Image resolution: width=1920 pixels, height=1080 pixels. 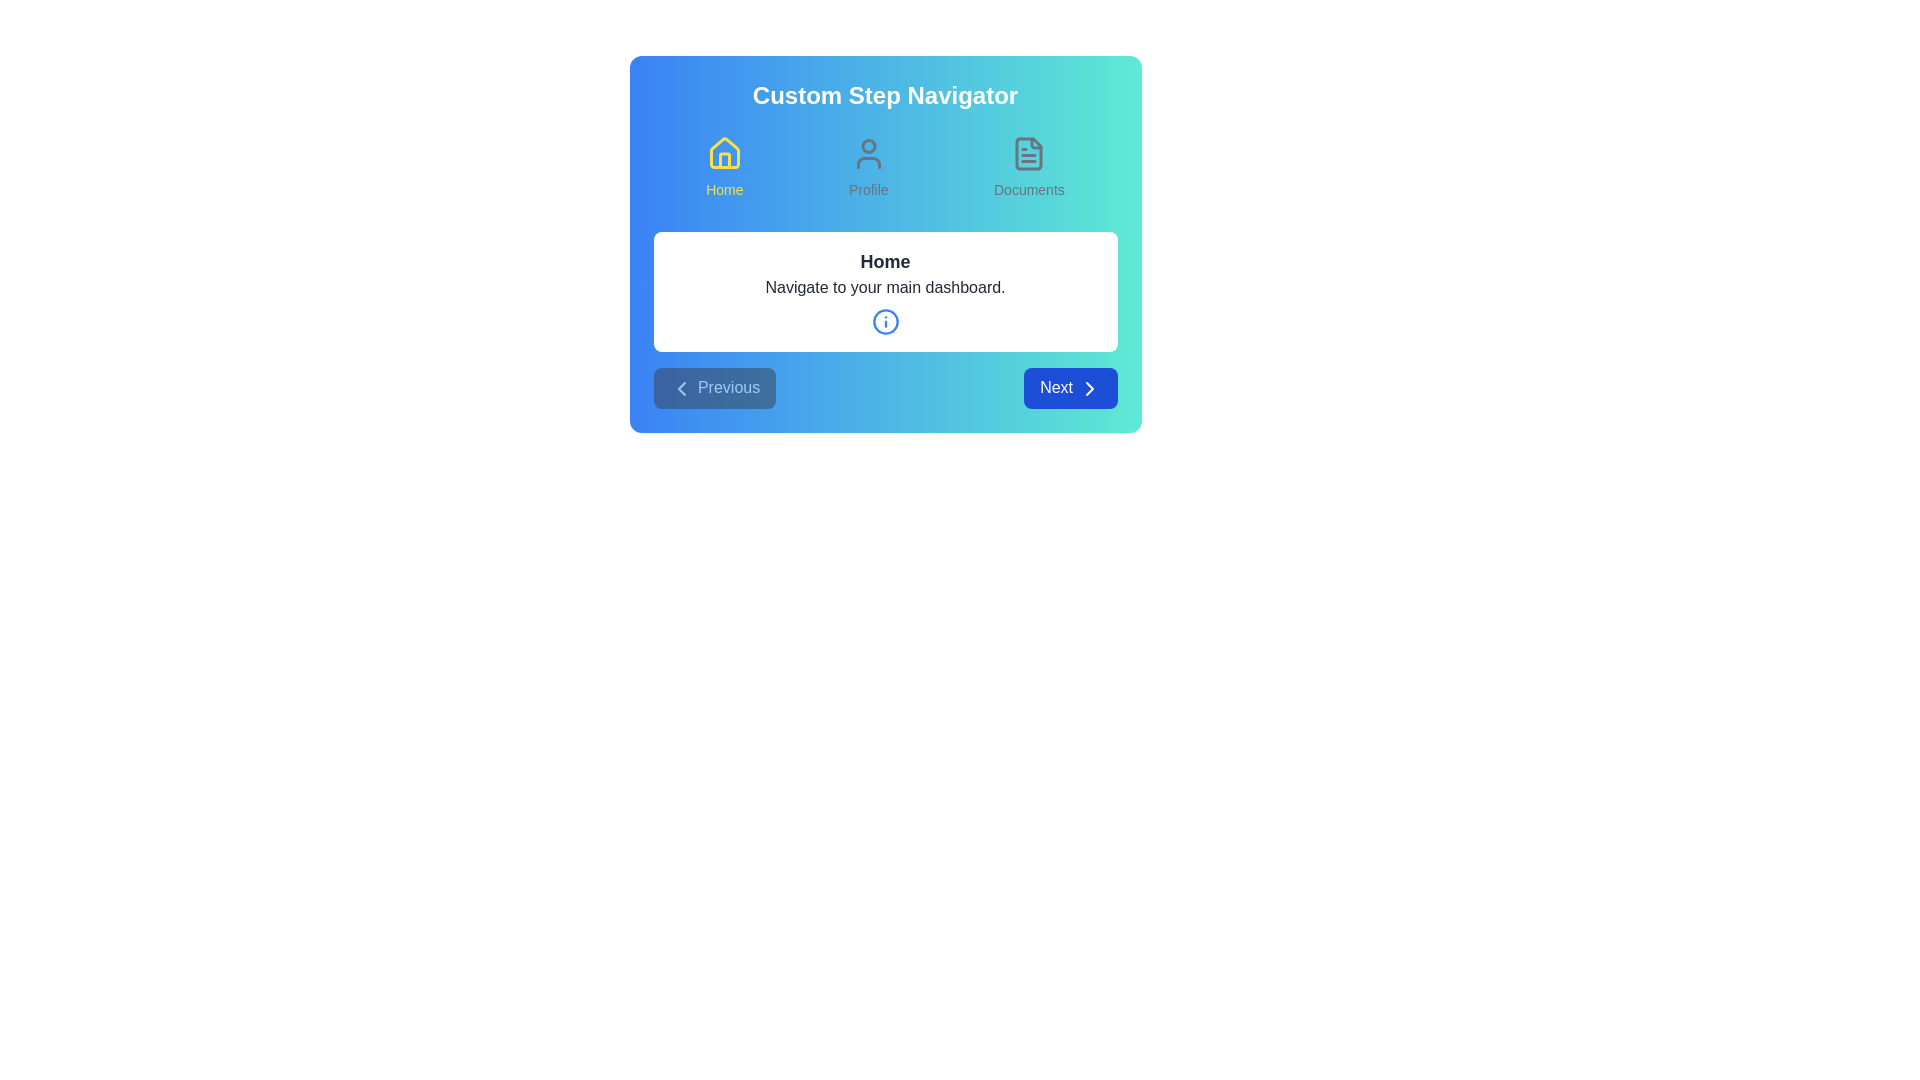 I want to click on the text description of the current step to read or copy it, so click(x=884, y=292).